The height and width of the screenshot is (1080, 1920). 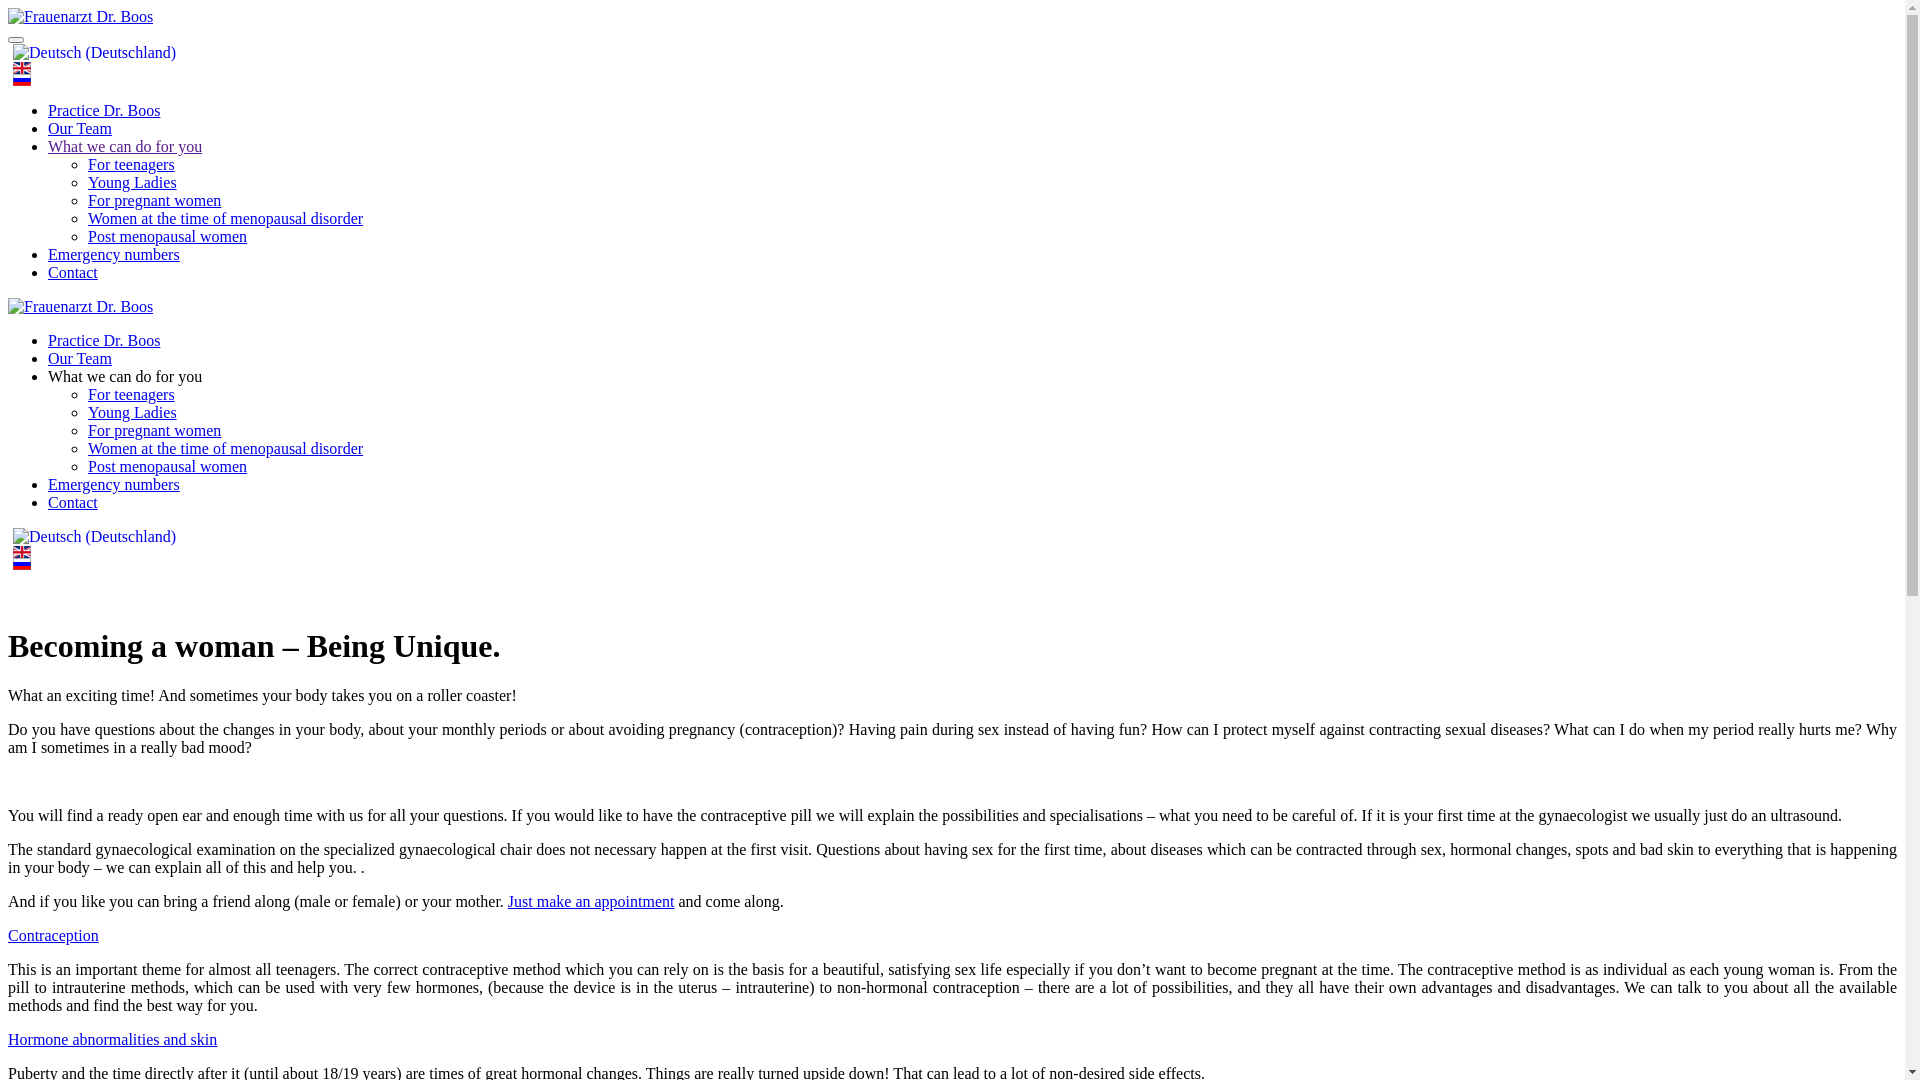 What do you see at coordinates (153, 429) in the screenshot?
I see `'For pregnant women'` at bounding box center [153, 429].